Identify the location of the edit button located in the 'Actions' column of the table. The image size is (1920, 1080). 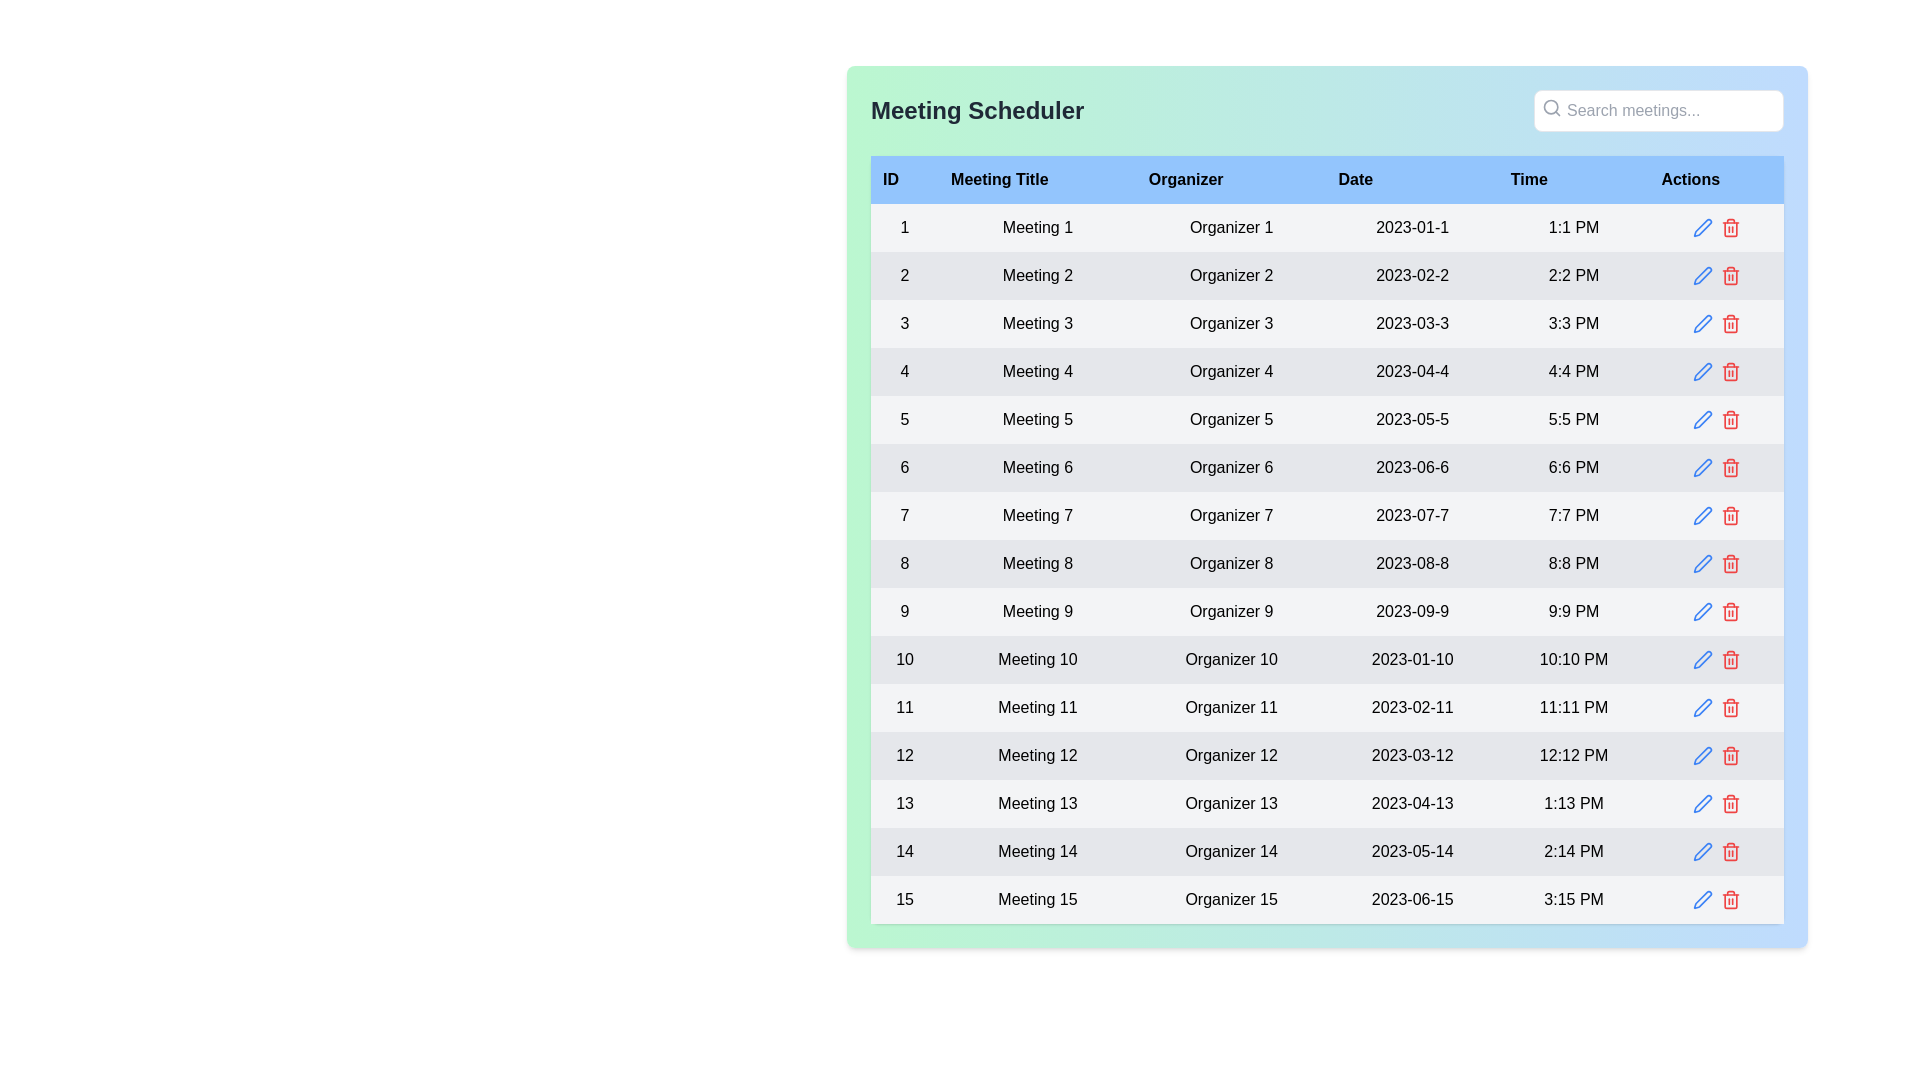
(1701, 226).